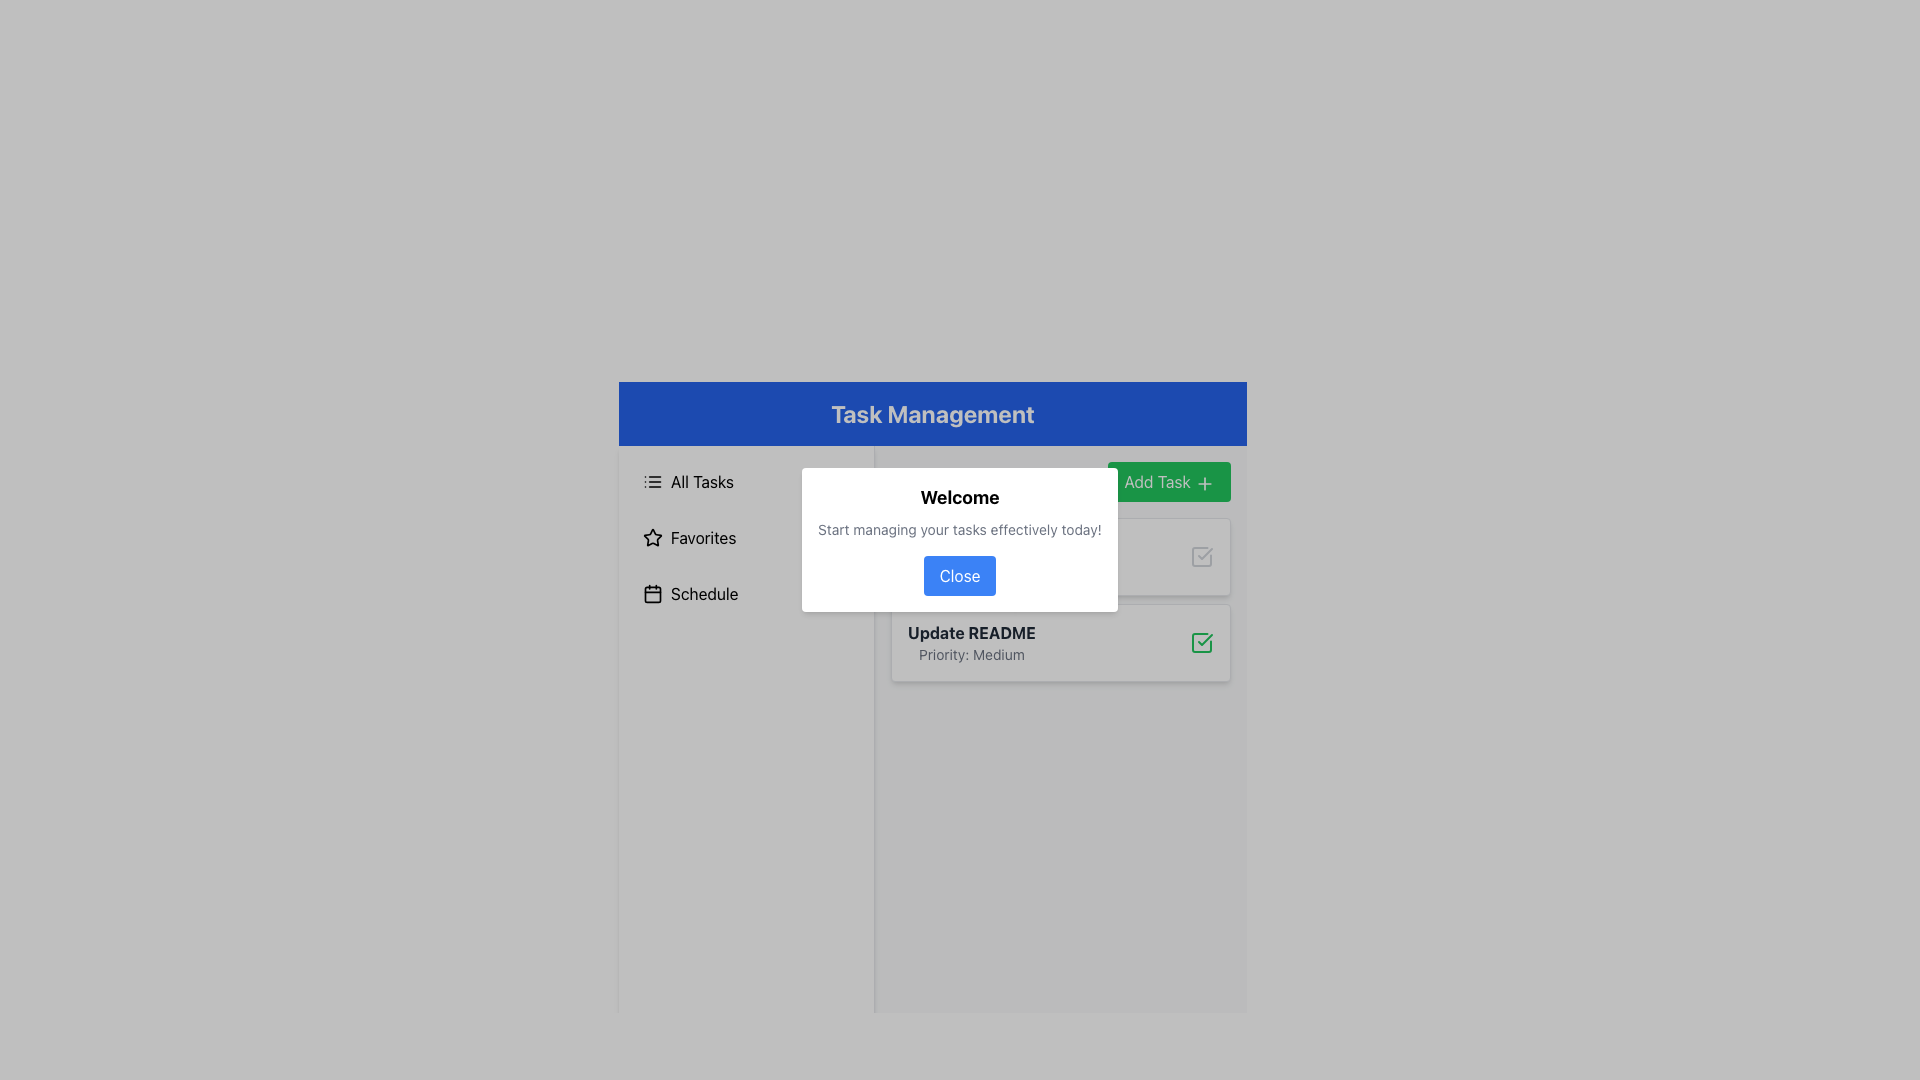 Image resolution: width=1920 pixels, height=1080 pixels. Describe the element at coordinates (689, 536) in the screenshot. I see `the 'Favorites' button, which features a star icon and is styled with rounded edges, located in the sidebar below 'All Tasks'` at that location.